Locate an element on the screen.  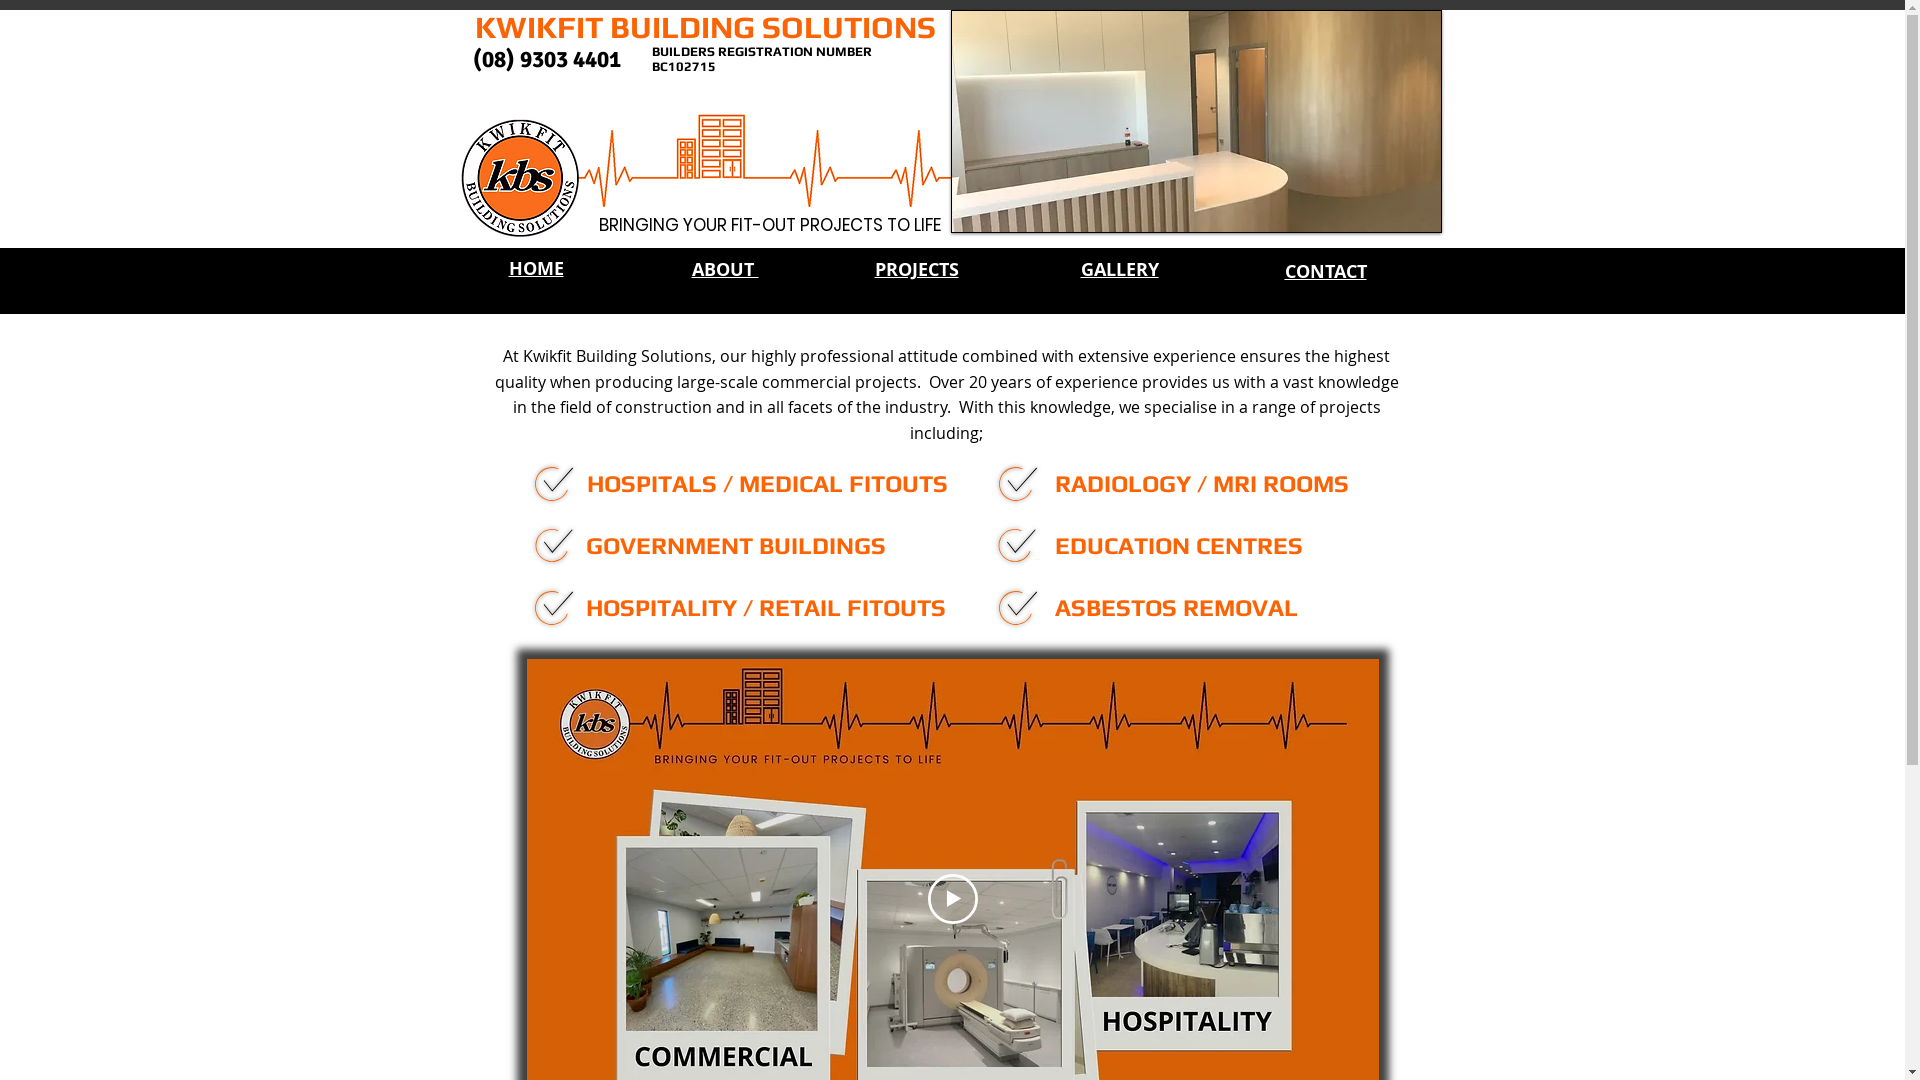
'HOME' is located at coordinates (508, 267).